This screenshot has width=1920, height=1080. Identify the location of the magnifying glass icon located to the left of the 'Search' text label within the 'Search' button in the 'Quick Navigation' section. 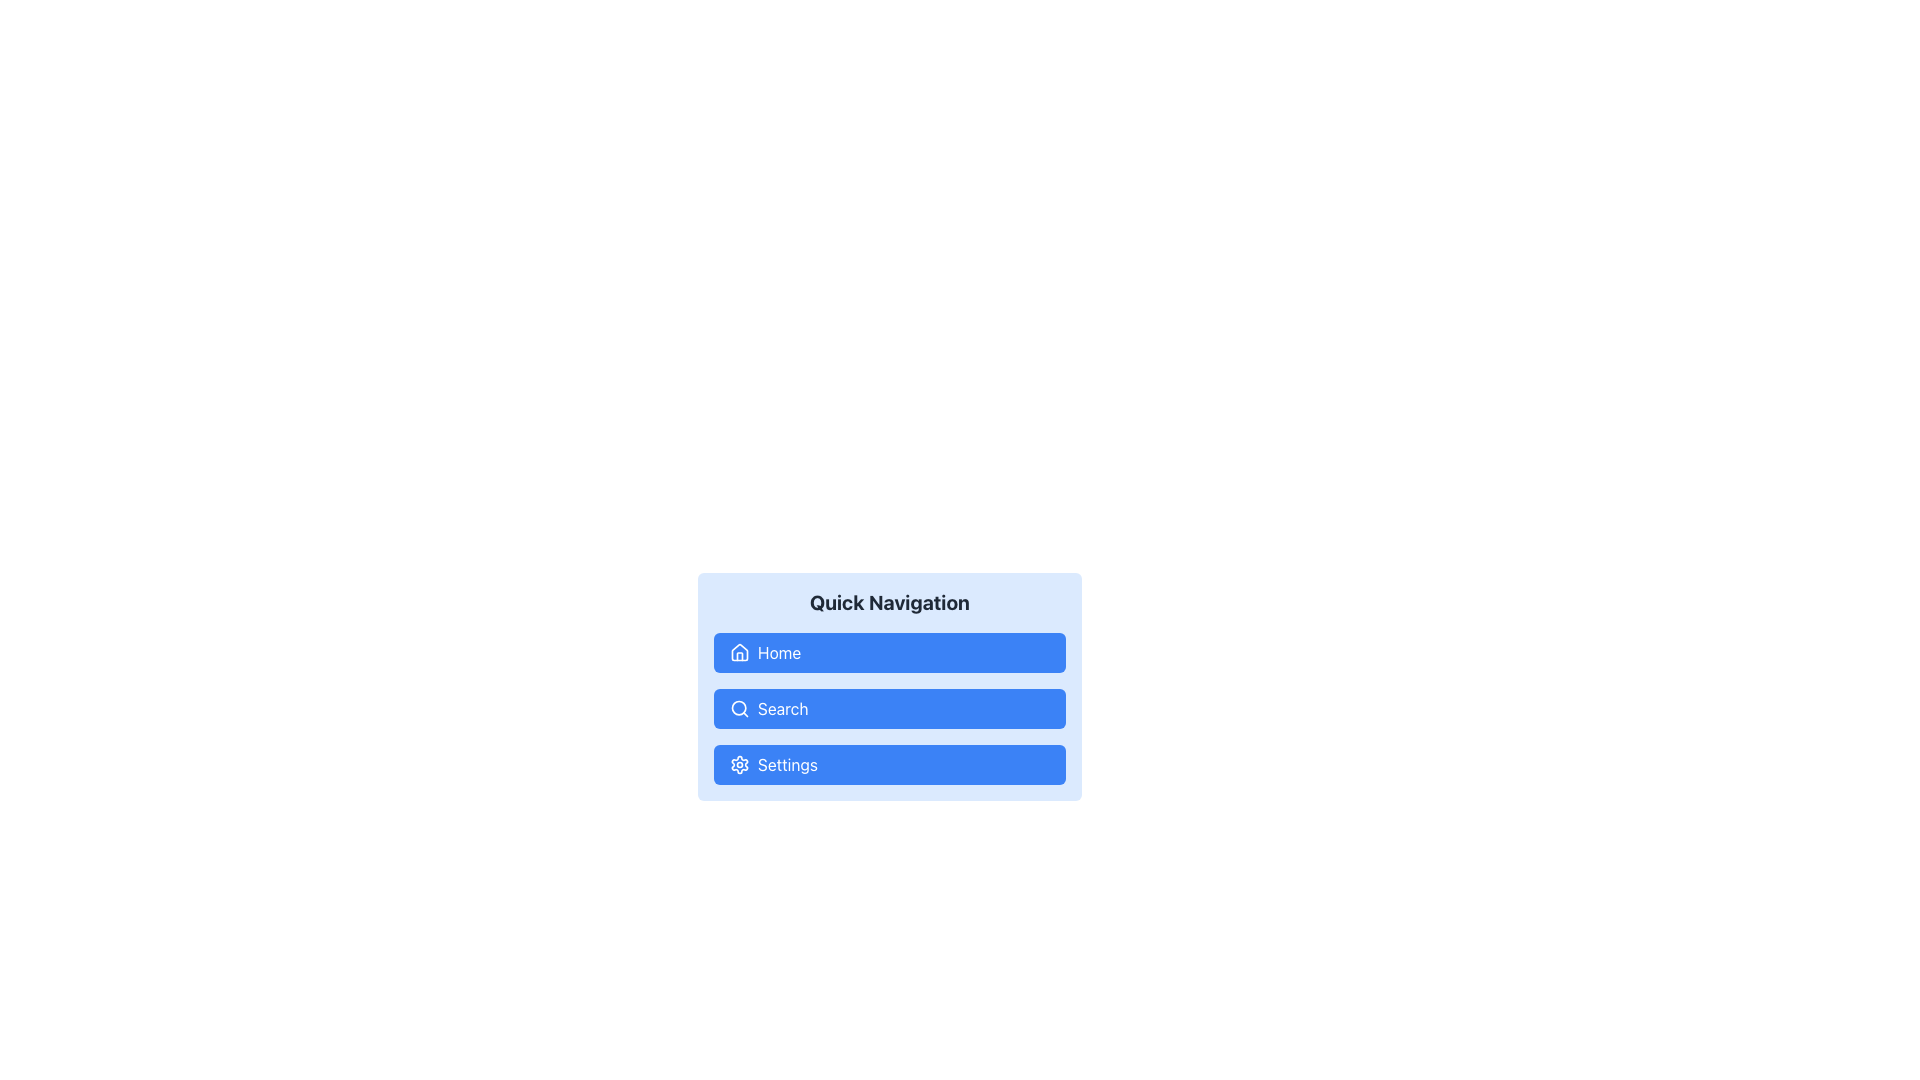
(738, 708).